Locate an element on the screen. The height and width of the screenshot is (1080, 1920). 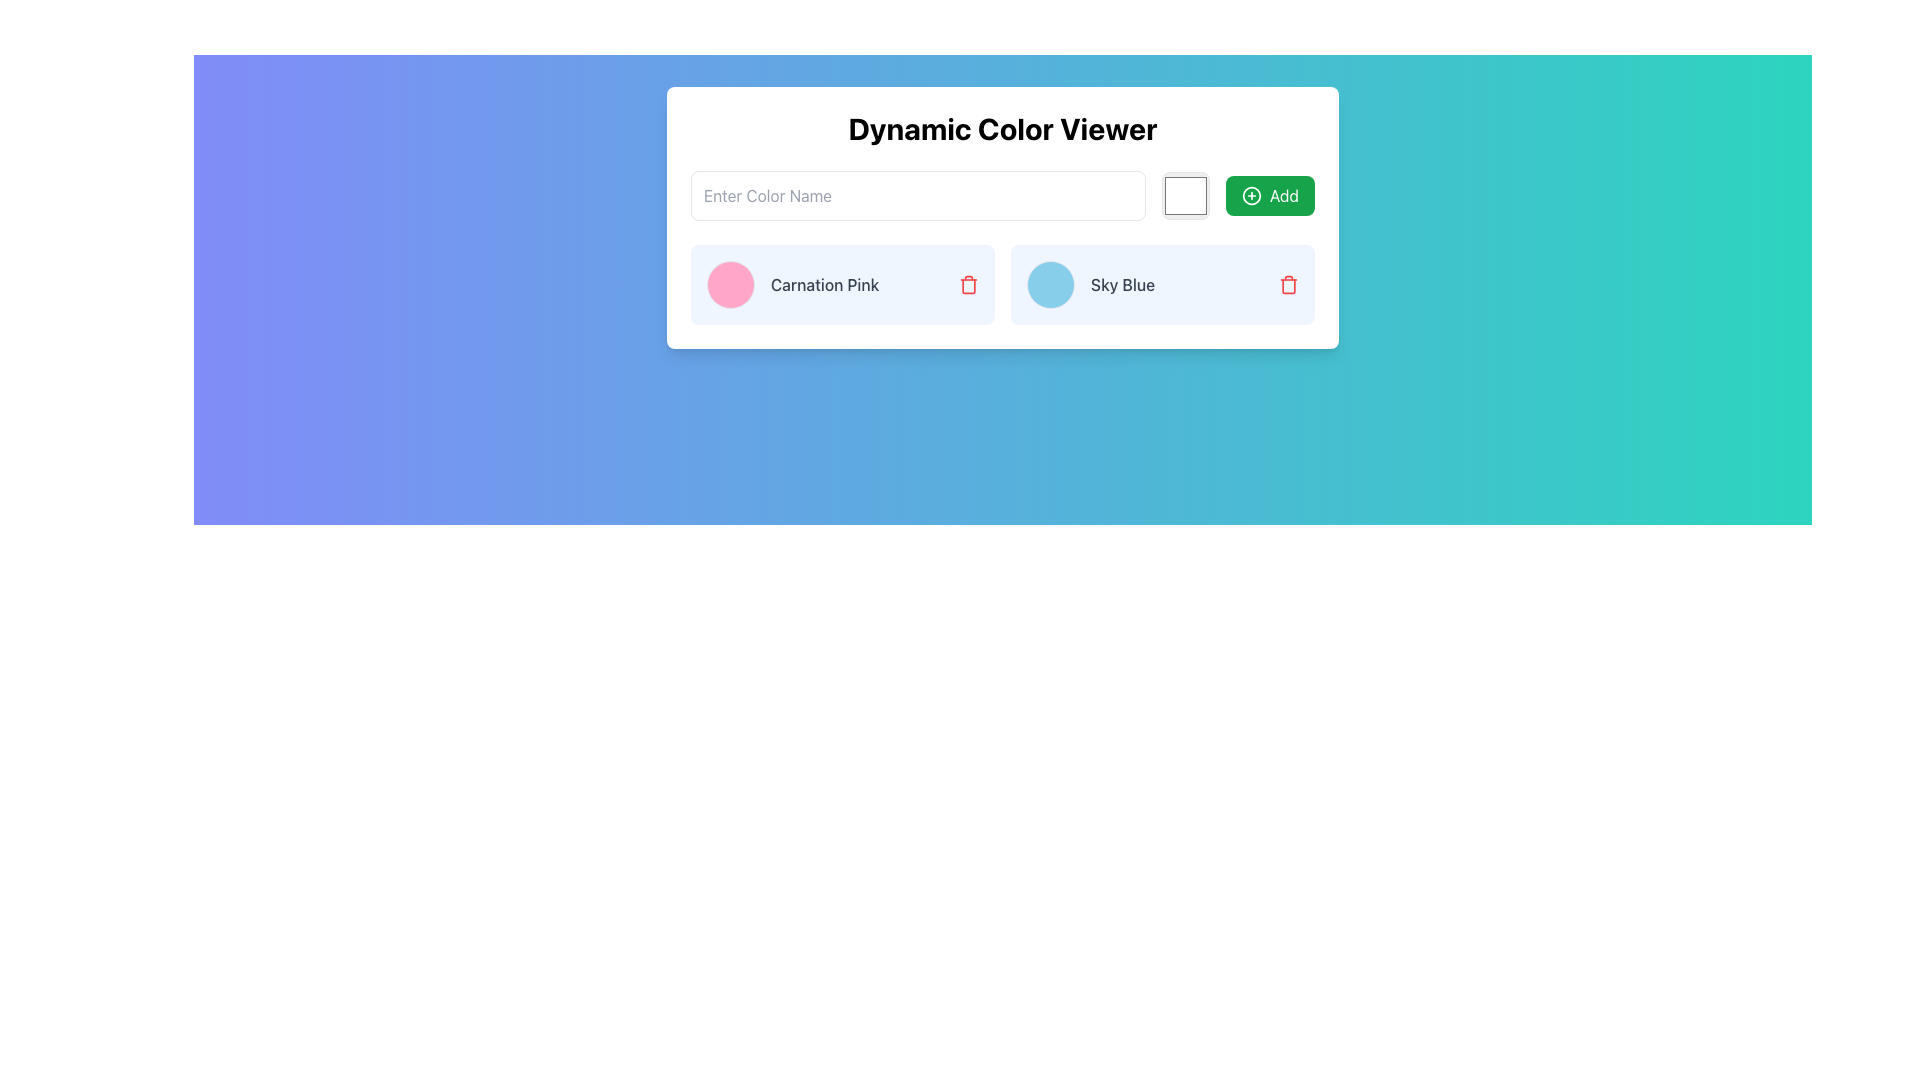
the third button located to the right of the input field for entering a color name and a square color picker, which is intended is located at coordinates (1269, 196).